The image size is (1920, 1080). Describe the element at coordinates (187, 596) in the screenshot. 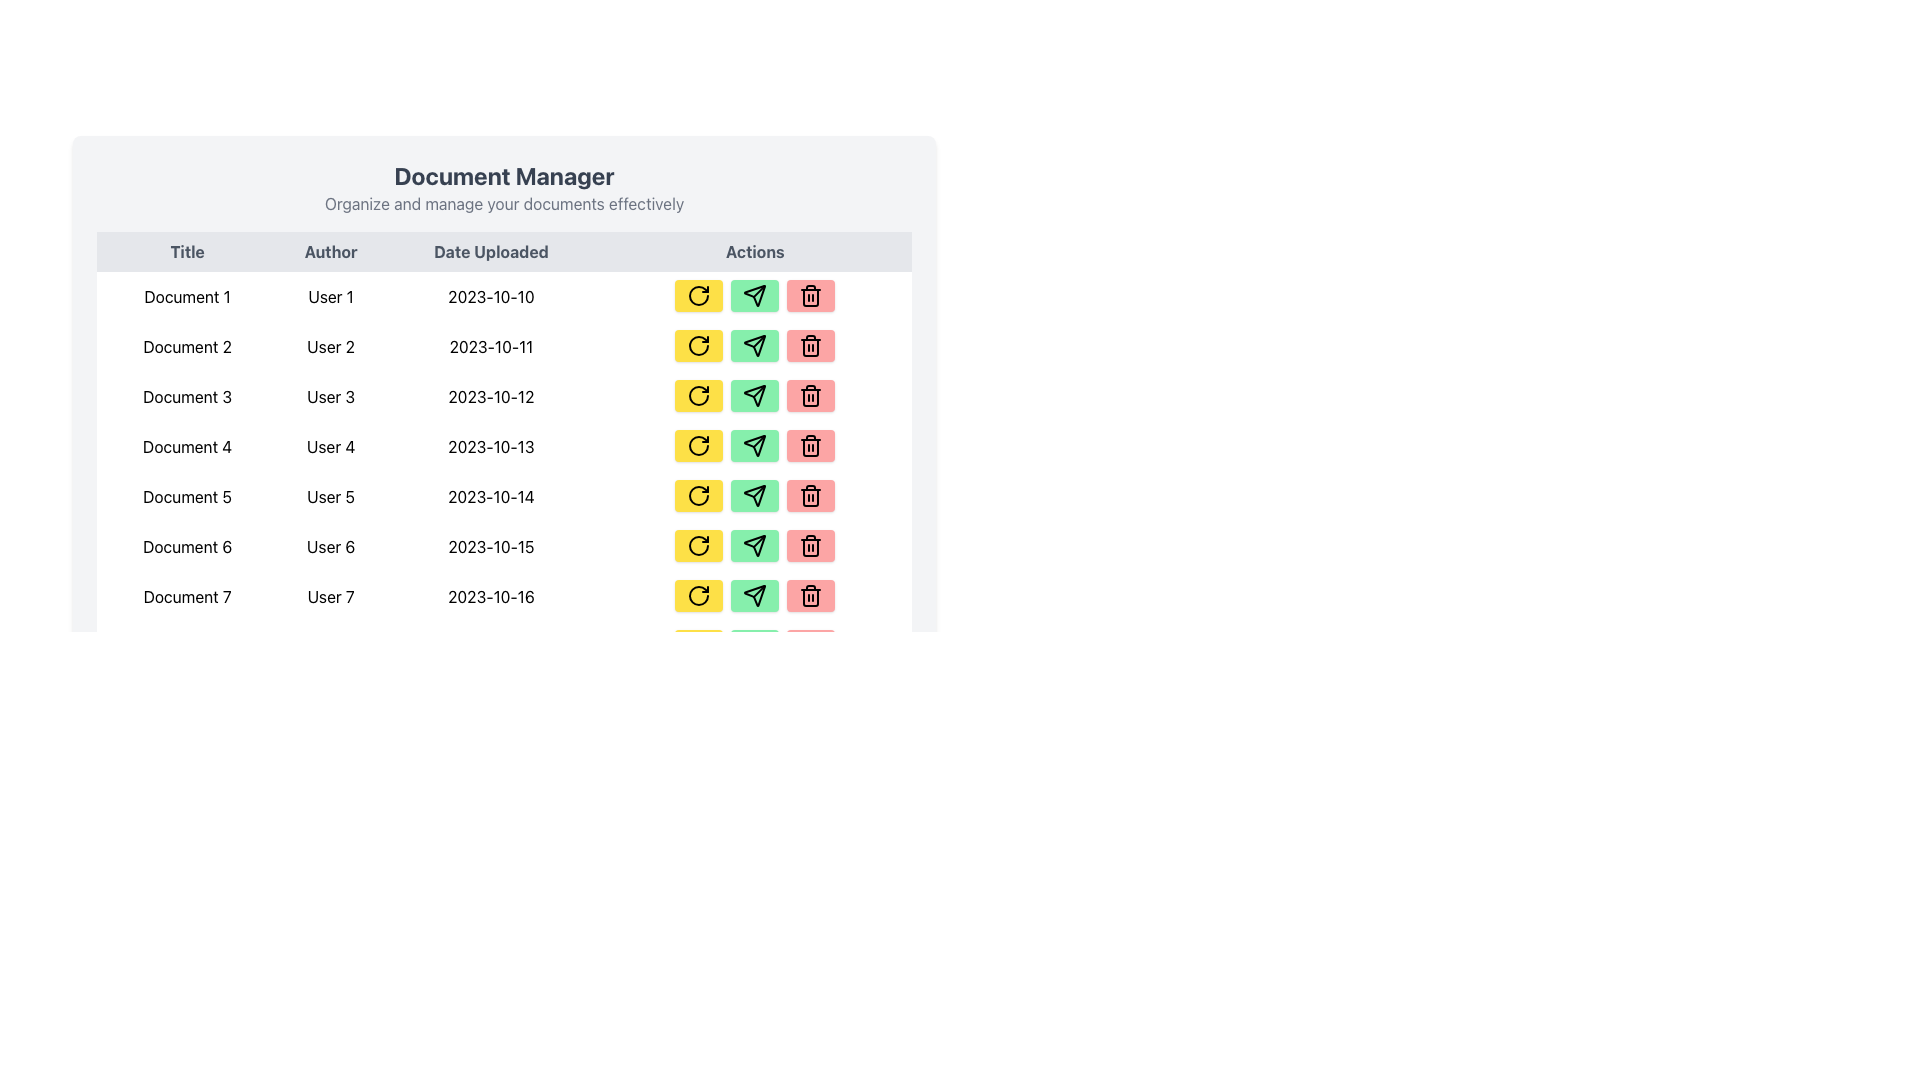

I see `the text label in the leftmost section of the last row of the data table, which identifies a specific document entry` at that location.